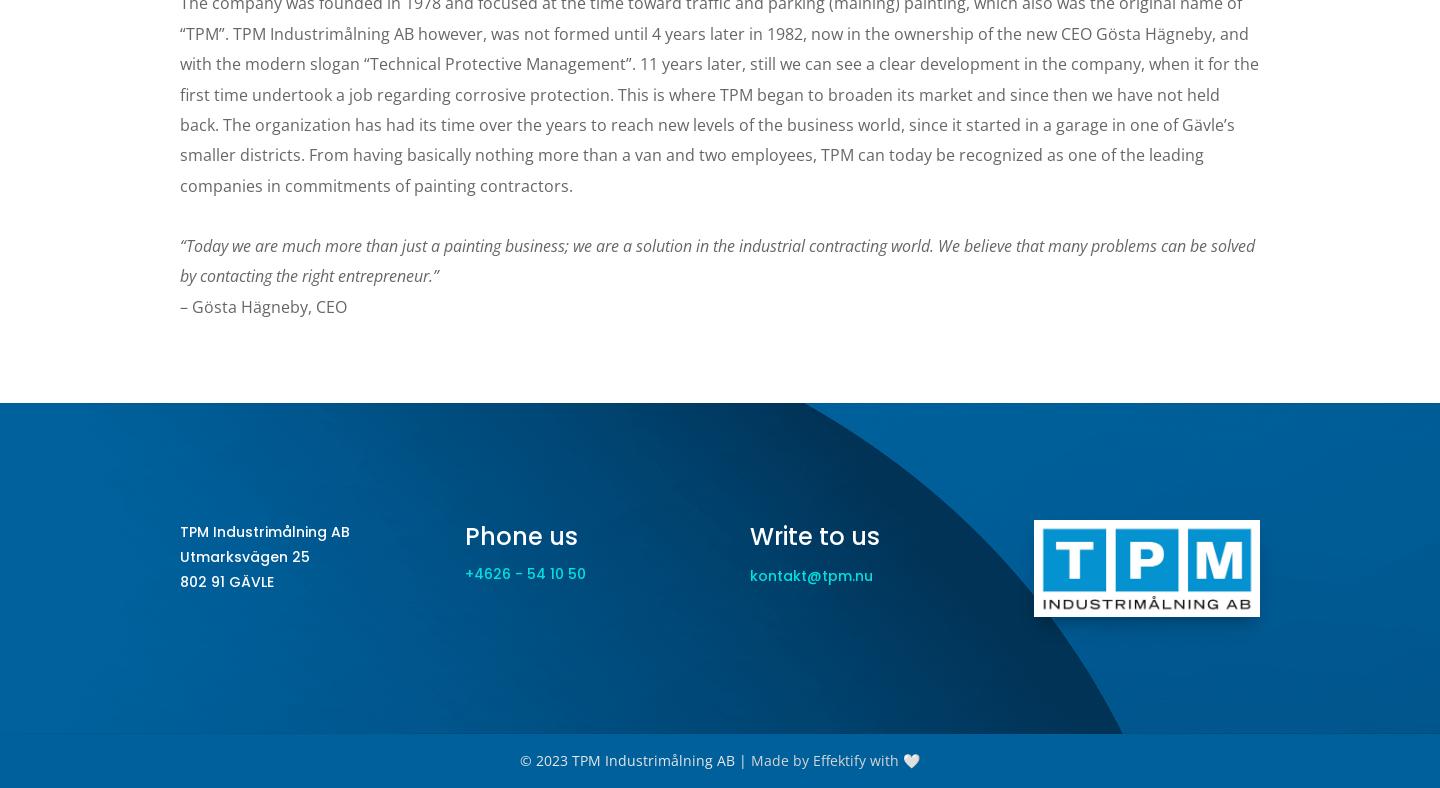 The image size is (1440, 788). What do you see at coordinates (463, 573) in the screenshot?
I see `'+4626 - 54 10 50'` at bounding box center [463, 573].